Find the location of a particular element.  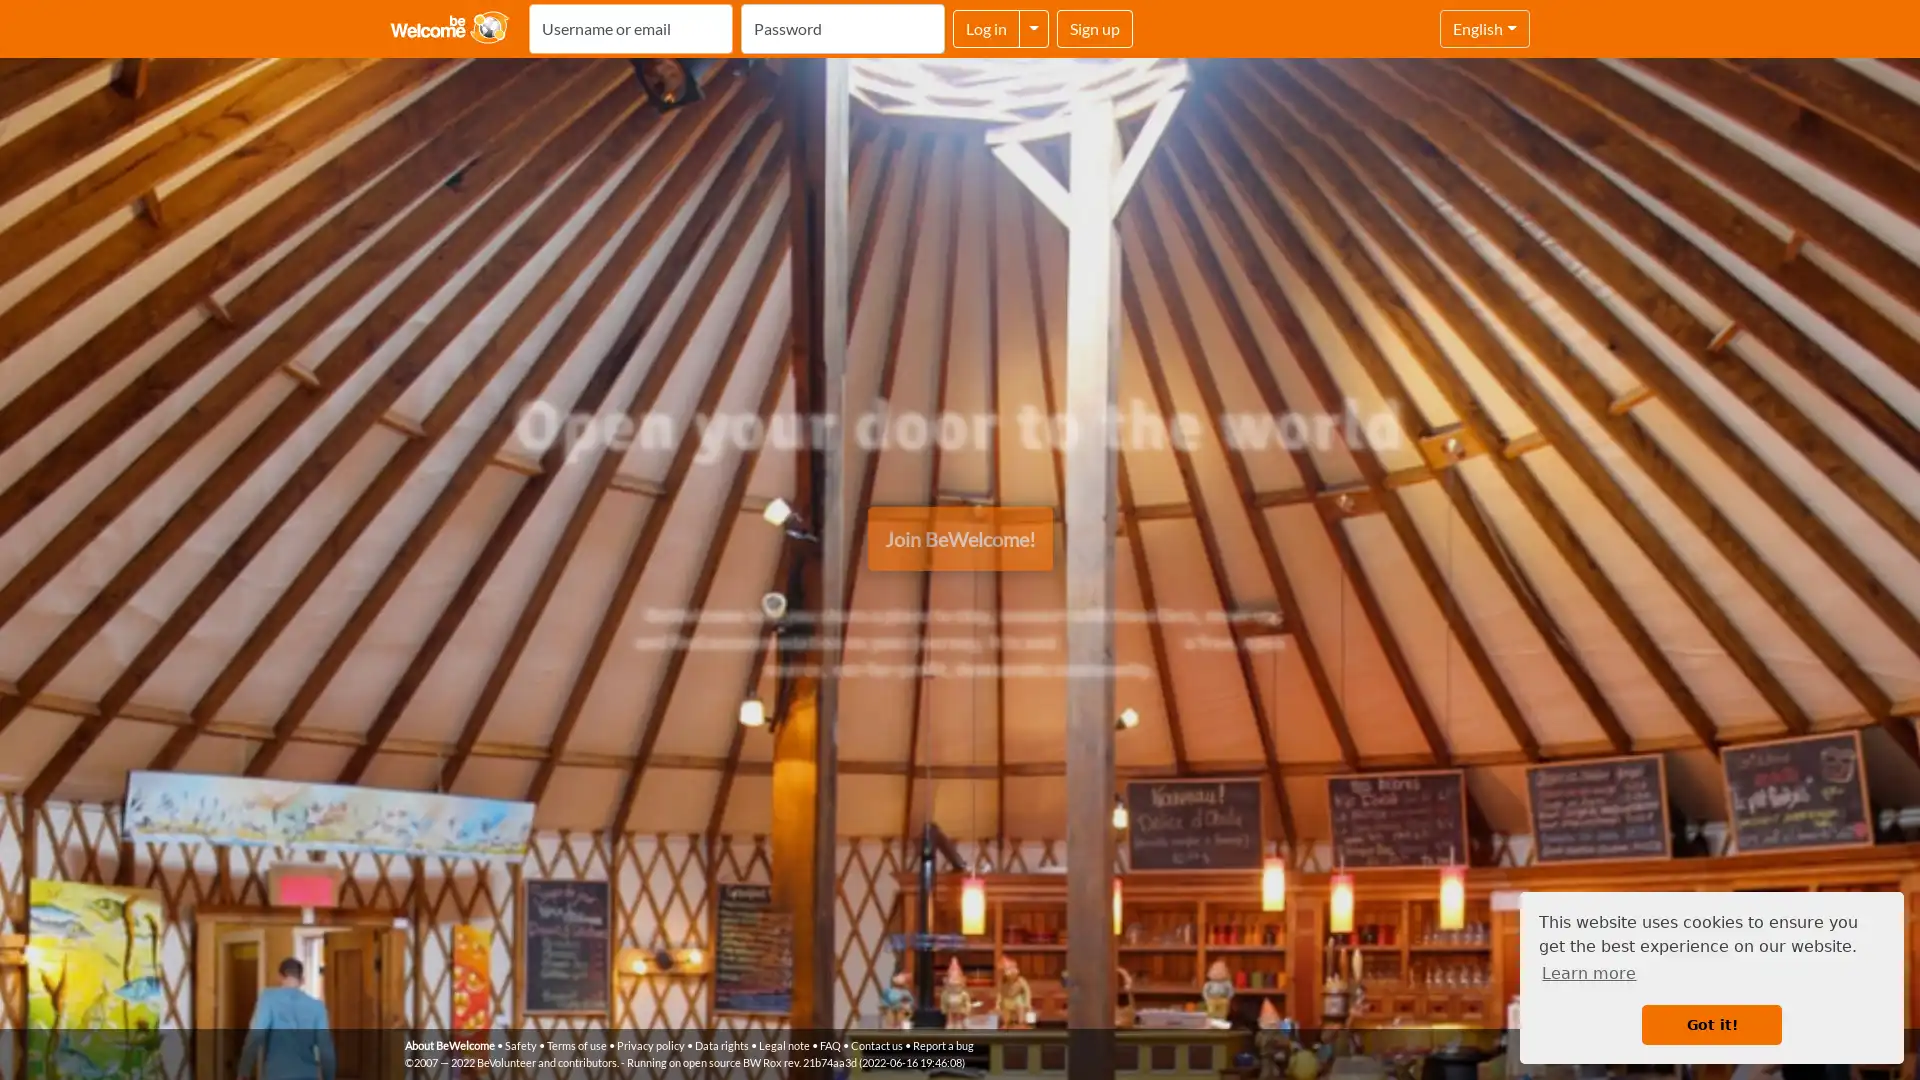

learn more about cookies is located at coordinates (1587, 972).